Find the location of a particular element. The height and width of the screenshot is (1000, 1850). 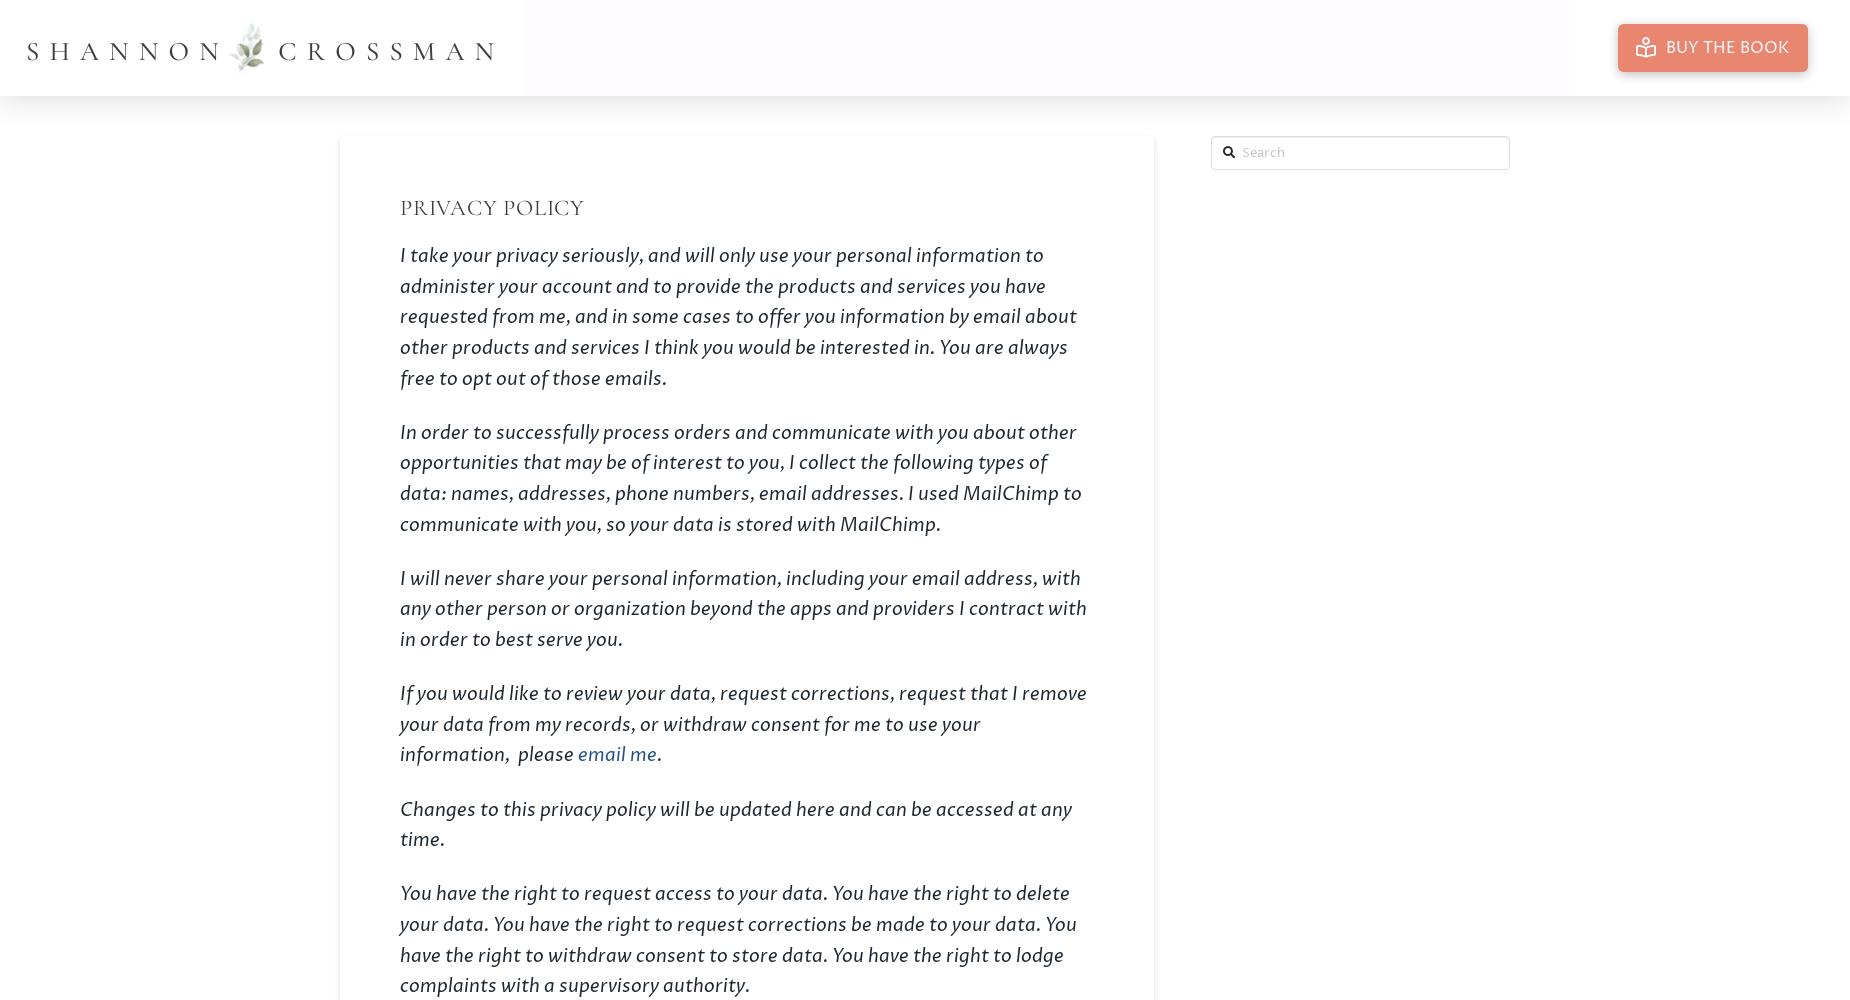

'I will never share your personal information, including your email address, with any other person or organization beyond the apps and providers I contract with in order to best serve you.' is located at coordinates (398, 608).